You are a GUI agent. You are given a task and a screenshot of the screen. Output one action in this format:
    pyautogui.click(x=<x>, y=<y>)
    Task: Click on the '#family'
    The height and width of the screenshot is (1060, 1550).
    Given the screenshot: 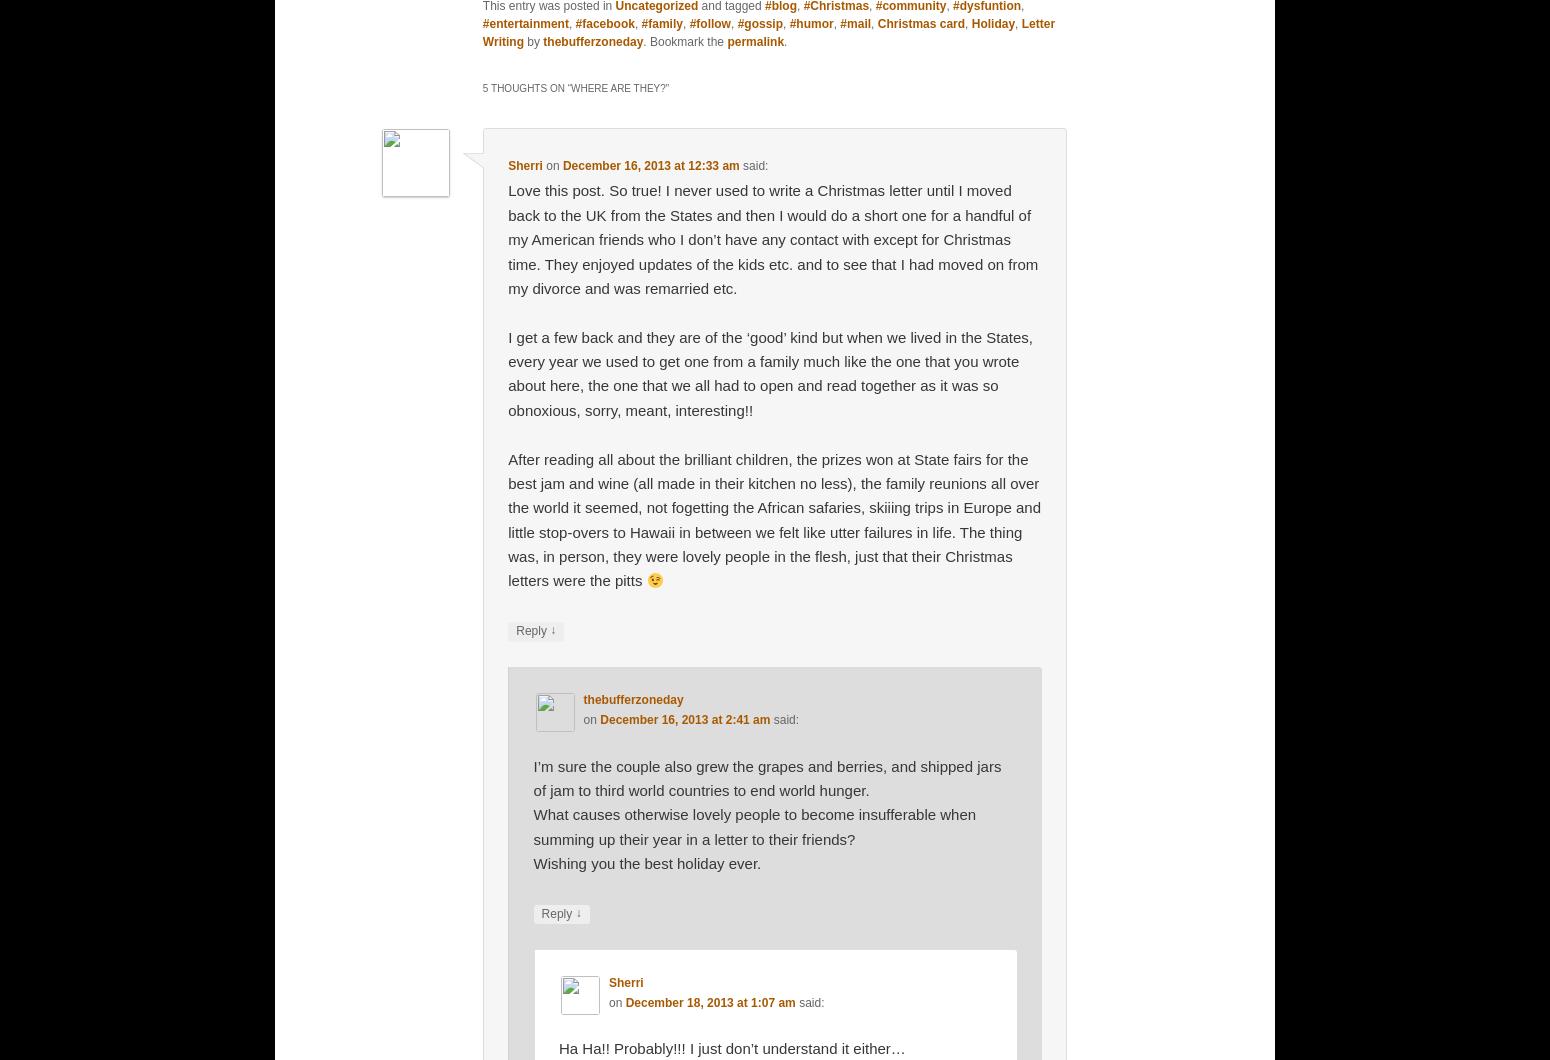 What is the action you would take?
    pyautogui.click(x=660, y=23)
    